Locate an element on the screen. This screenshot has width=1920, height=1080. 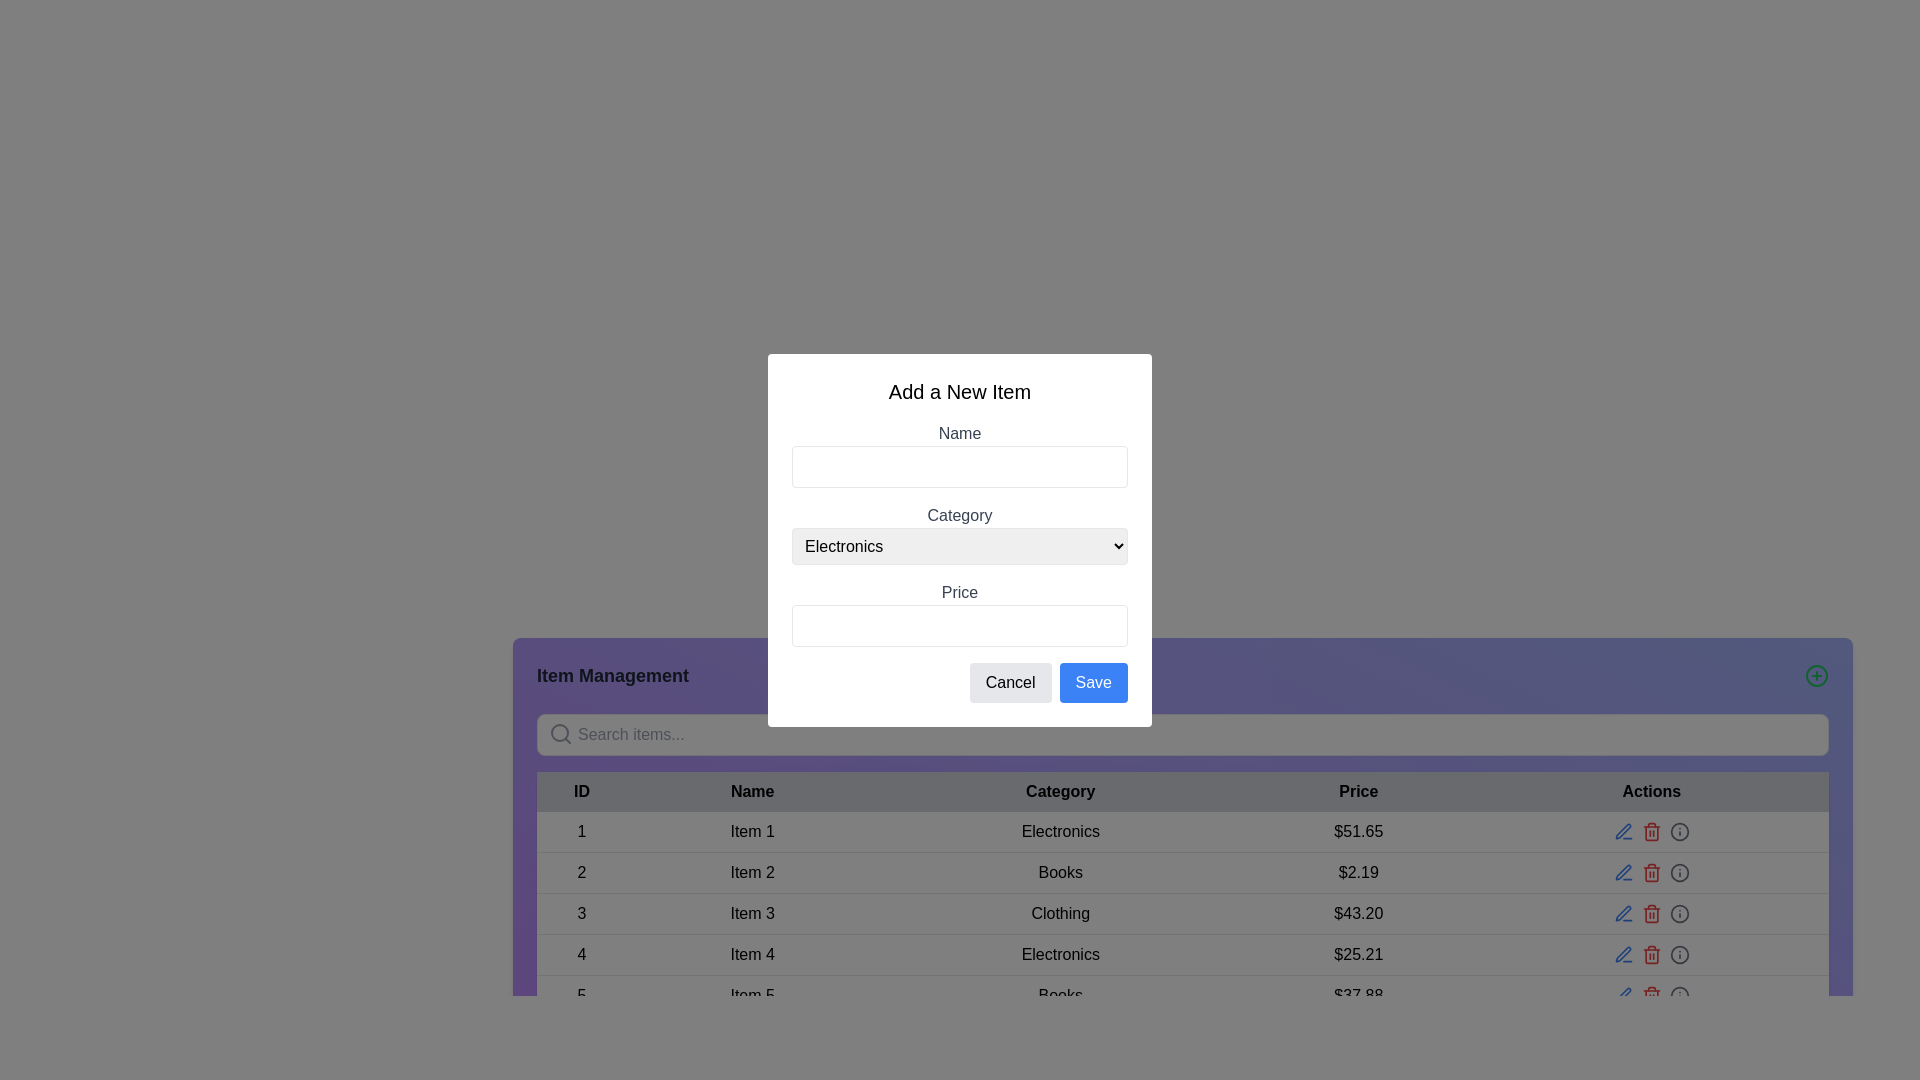
the table cell displaying the number '4', which is located in the fourth row under the 'ID' column is located at coordinates (580, 954).